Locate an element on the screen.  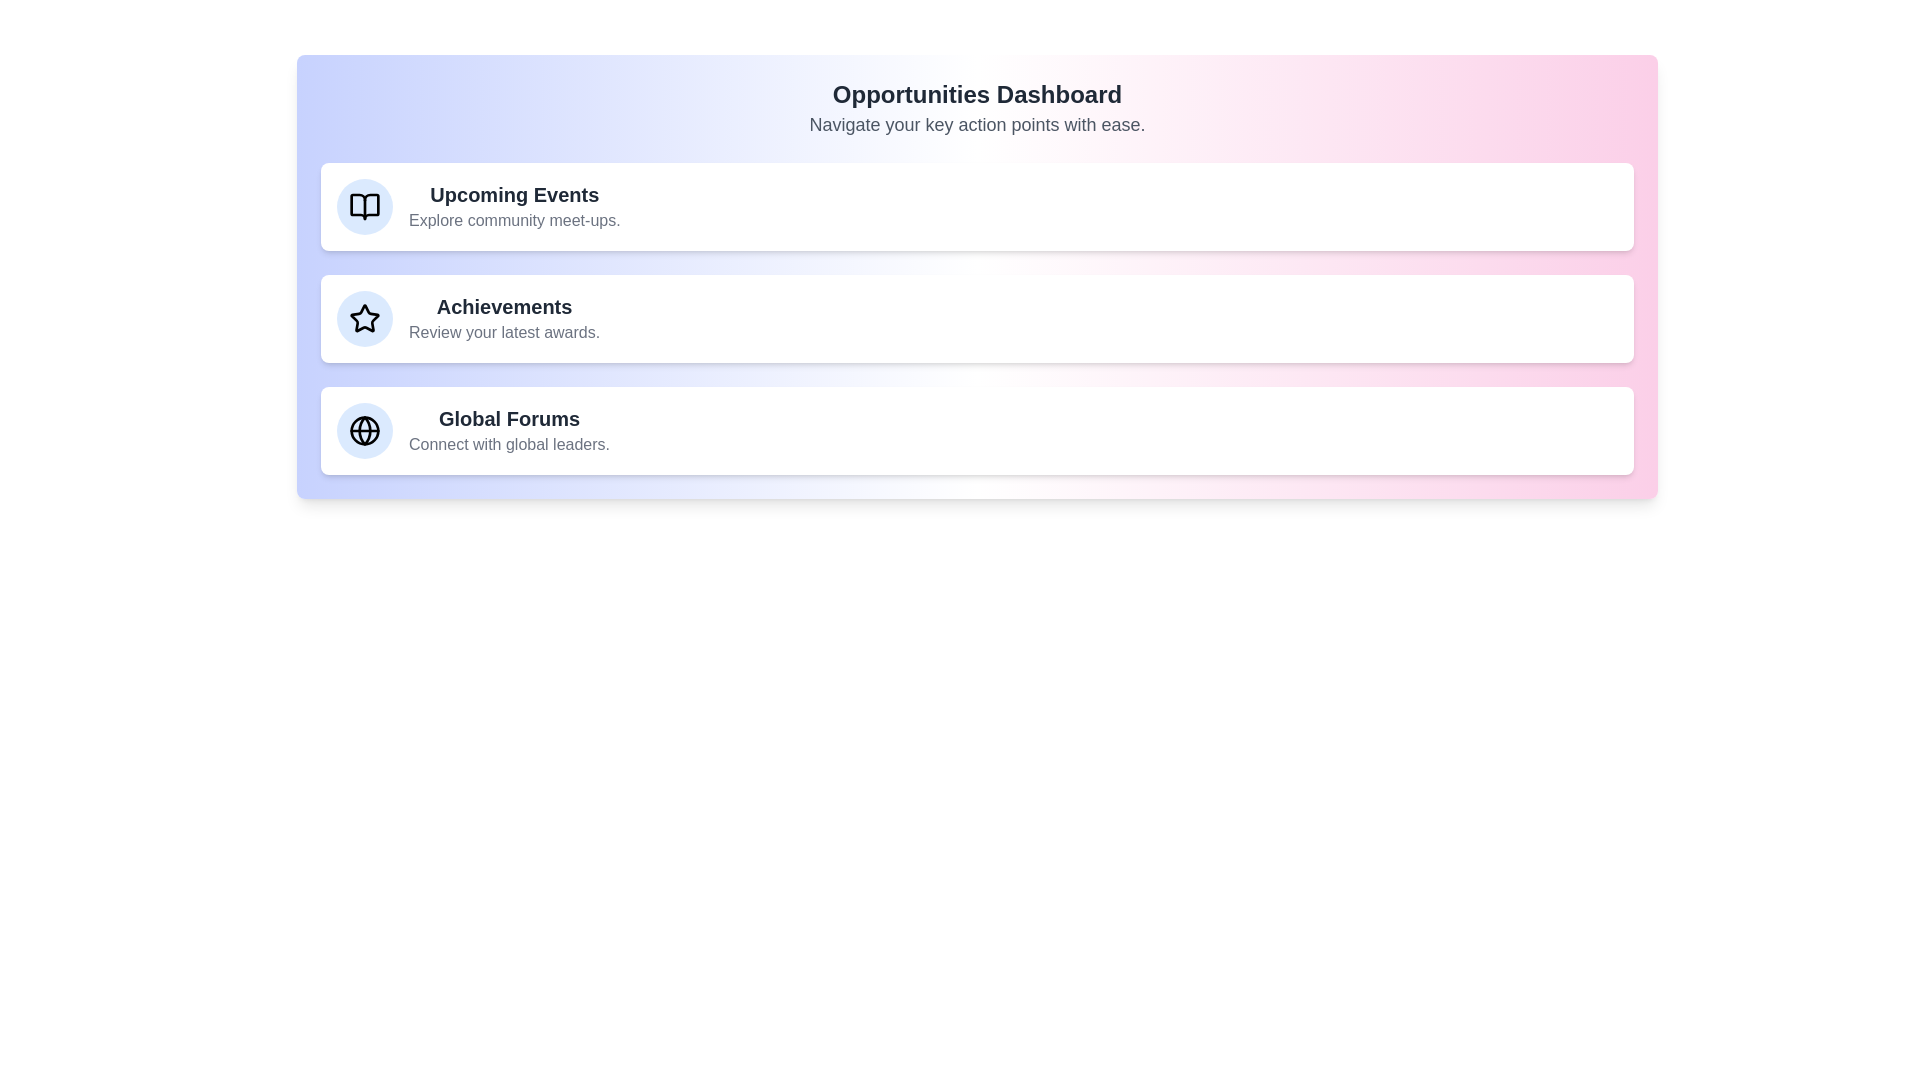
the card representing the opportunity titled 'Achievements' to select it is located at coordinates (977, 318).